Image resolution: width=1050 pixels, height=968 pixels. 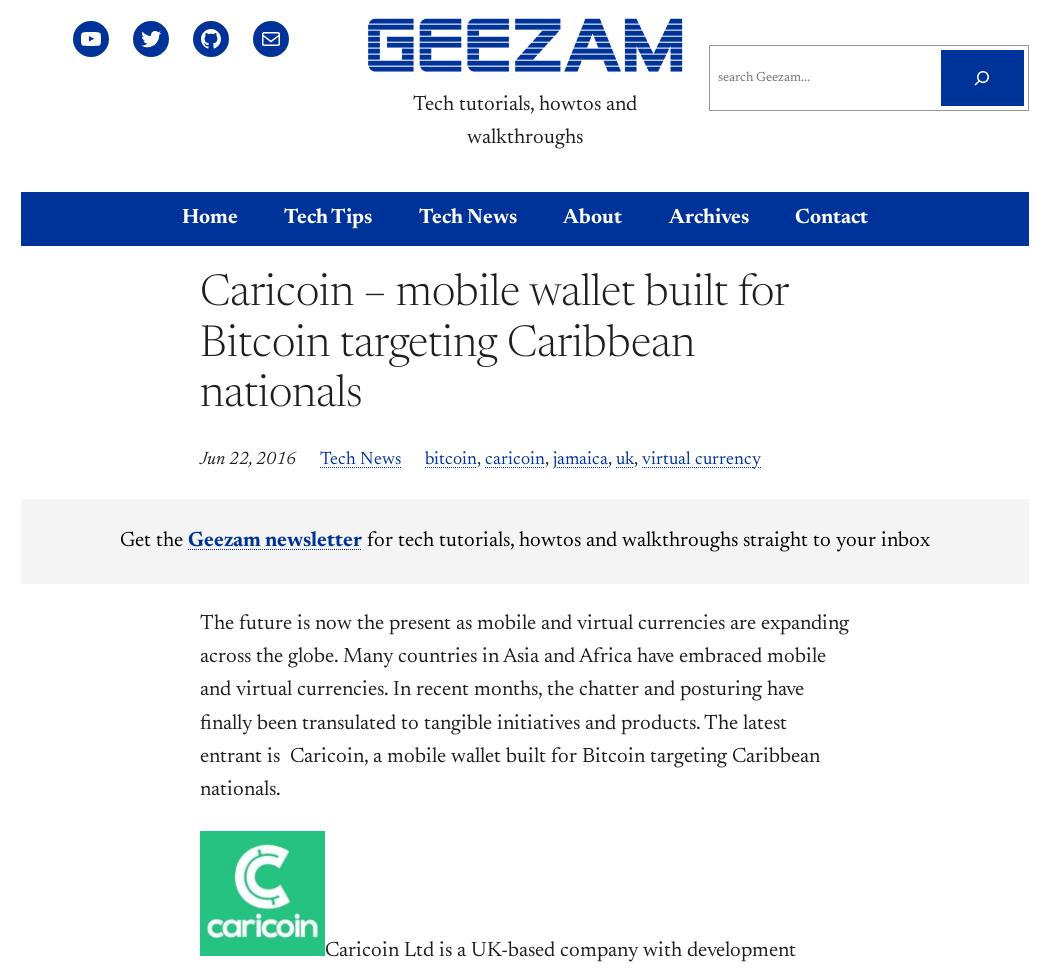 I want to click on 'The future is now the present as mobile and virtual currencies are expanding across the globe. Many countries in Asia and Africa have embraced mobile and virtual currencies. In recent months, the chatter and posturing have finally been transulated to tangible initiatives and products. The latest entrant is  Caricoin, a mobile wallet built for Bitcoin targeting Caribbean nationals.', so click(x=523, y=706).